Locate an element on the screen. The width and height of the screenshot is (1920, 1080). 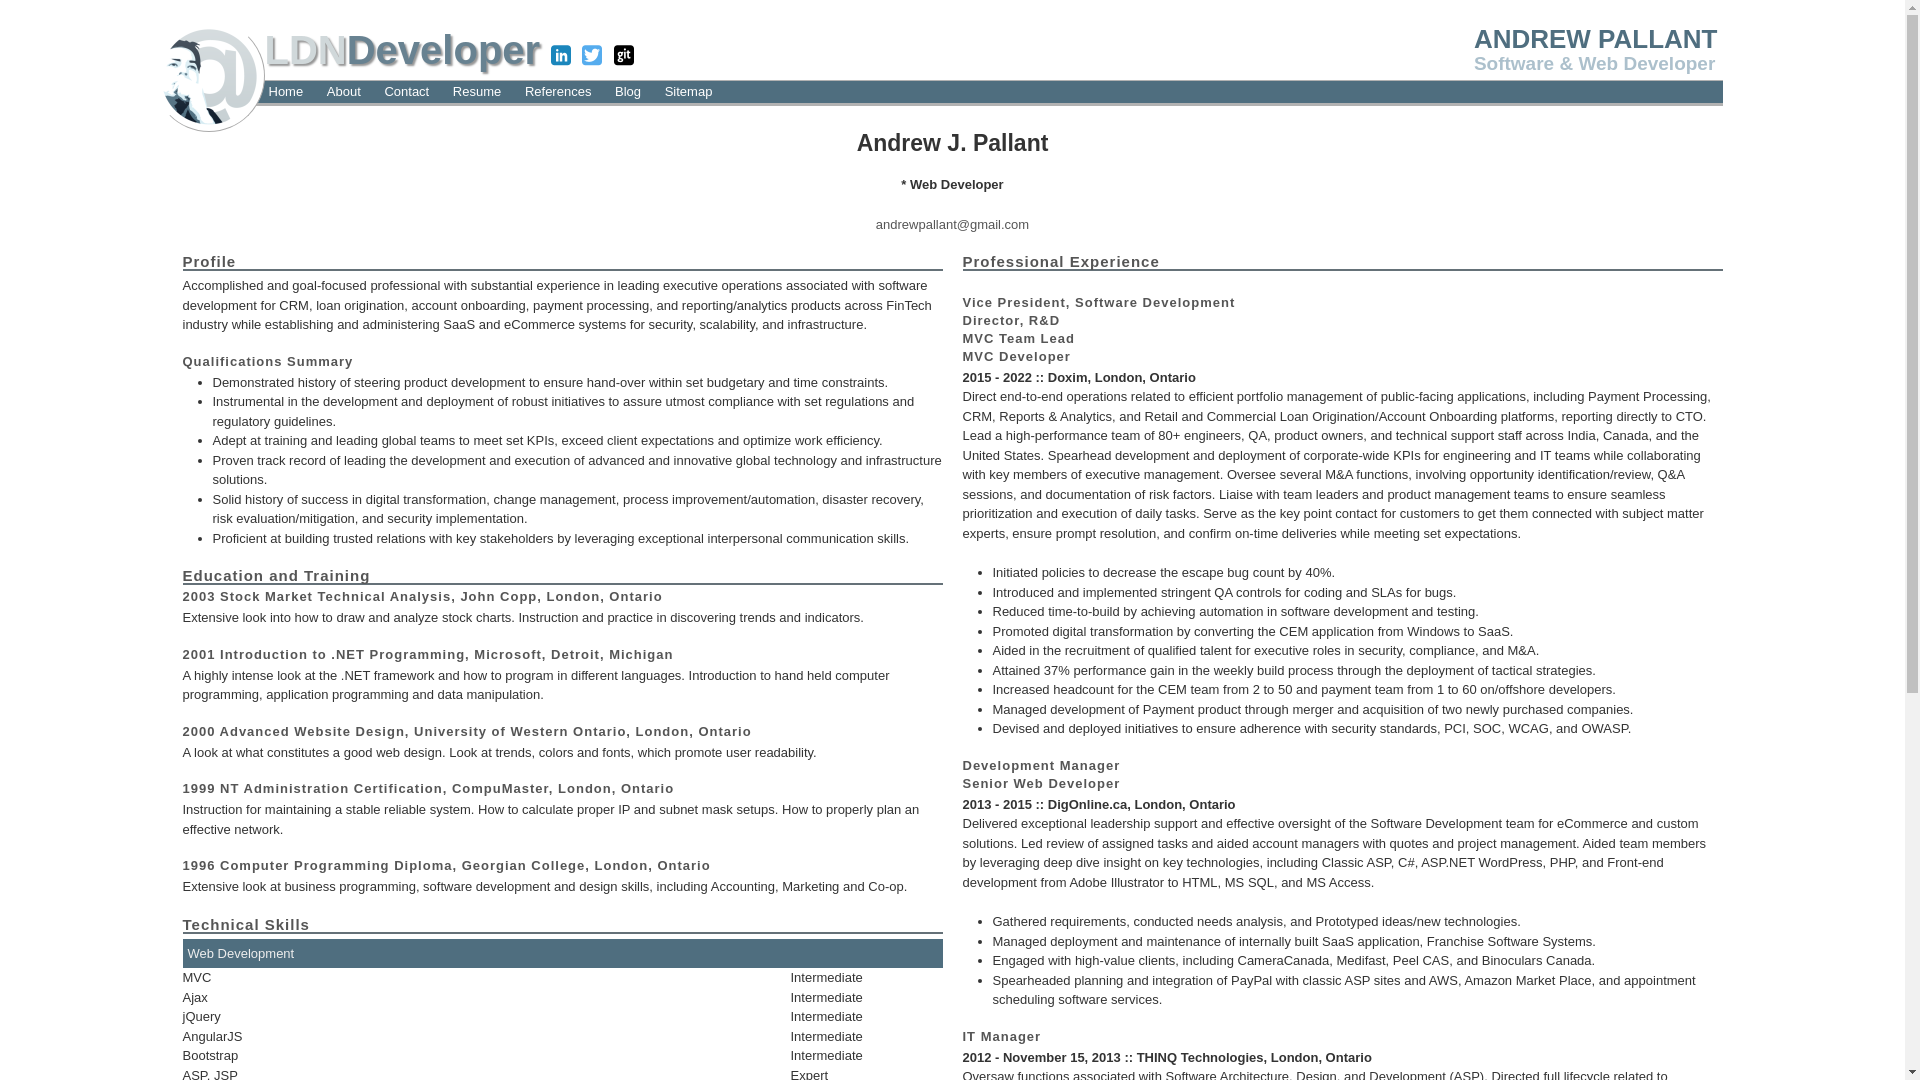
'Sitemap' is located at coordinates (661, 91).